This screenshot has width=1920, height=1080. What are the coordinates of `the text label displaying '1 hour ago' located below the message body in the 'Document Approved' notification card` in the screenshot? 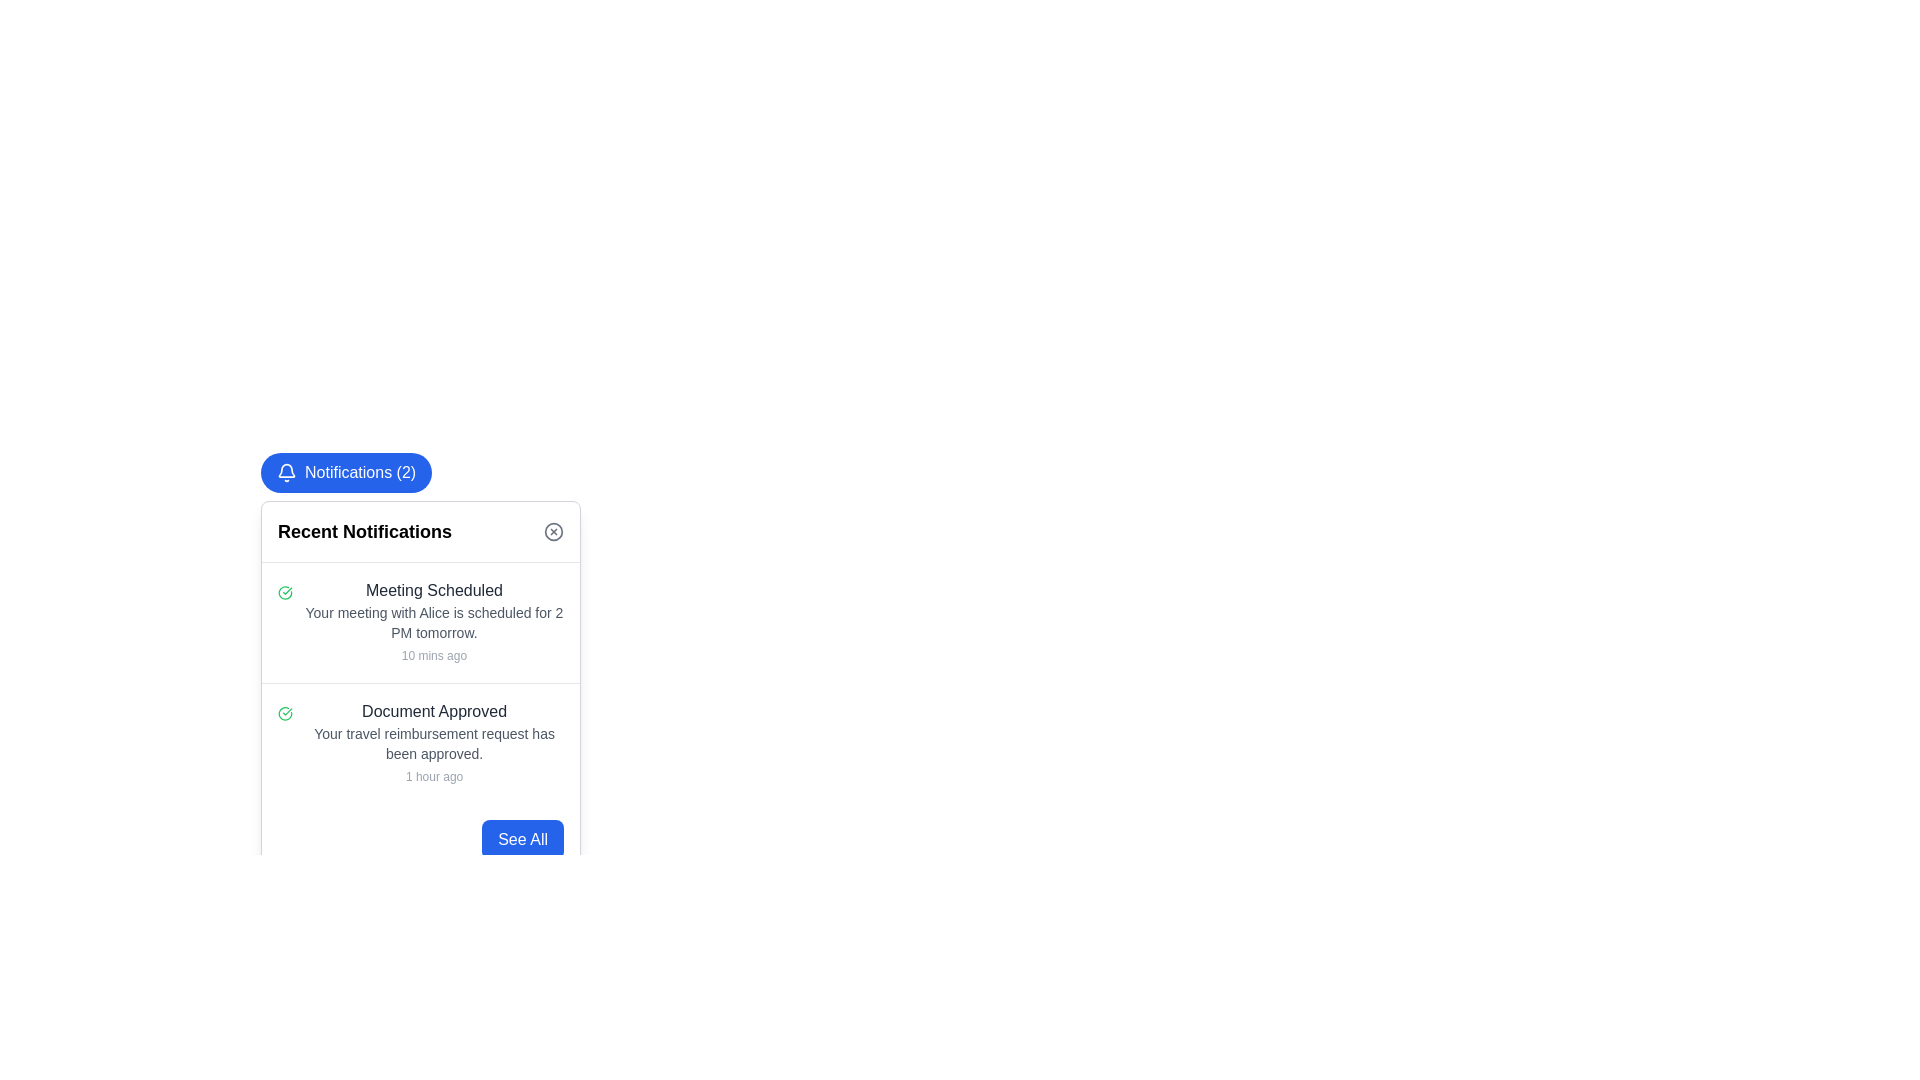 It's located at (433, 775).